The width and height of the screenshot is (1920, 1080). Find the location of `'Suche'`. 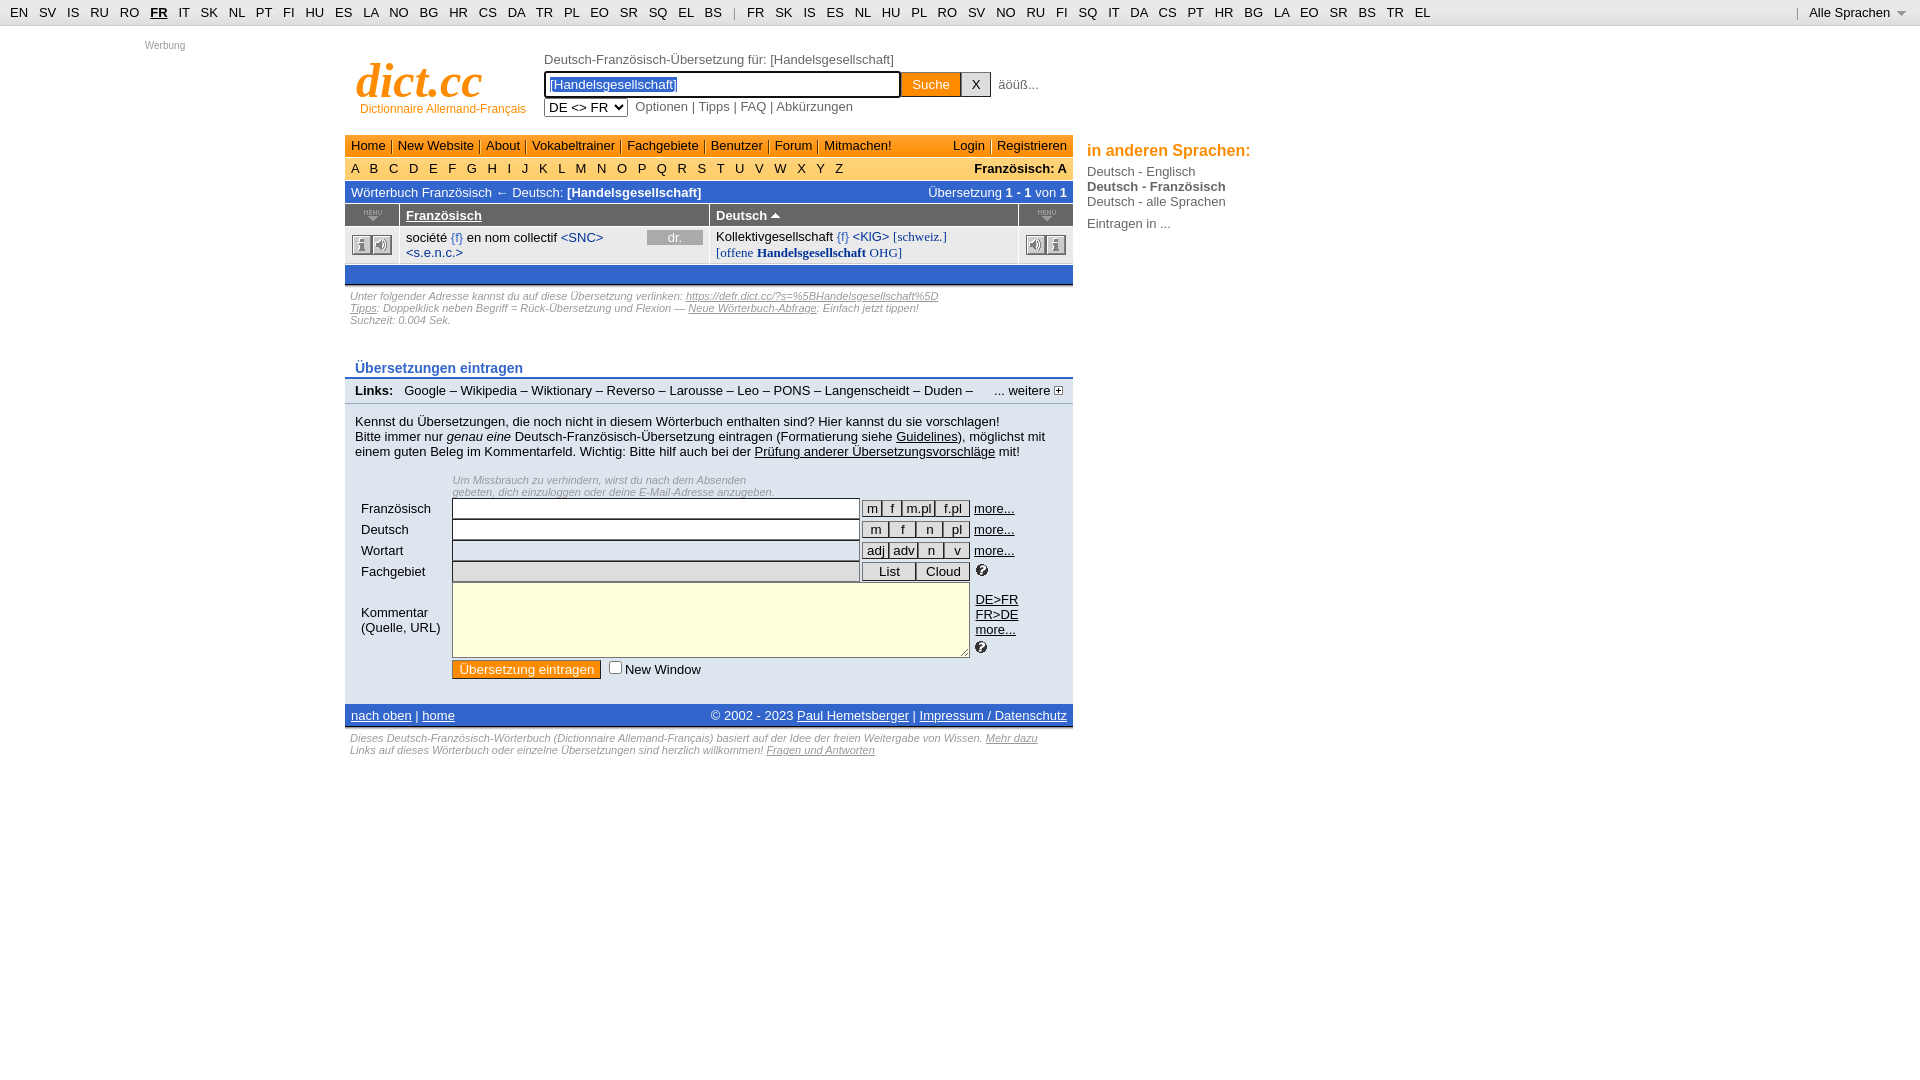

'Suche' is located at coordinates (930, 83).